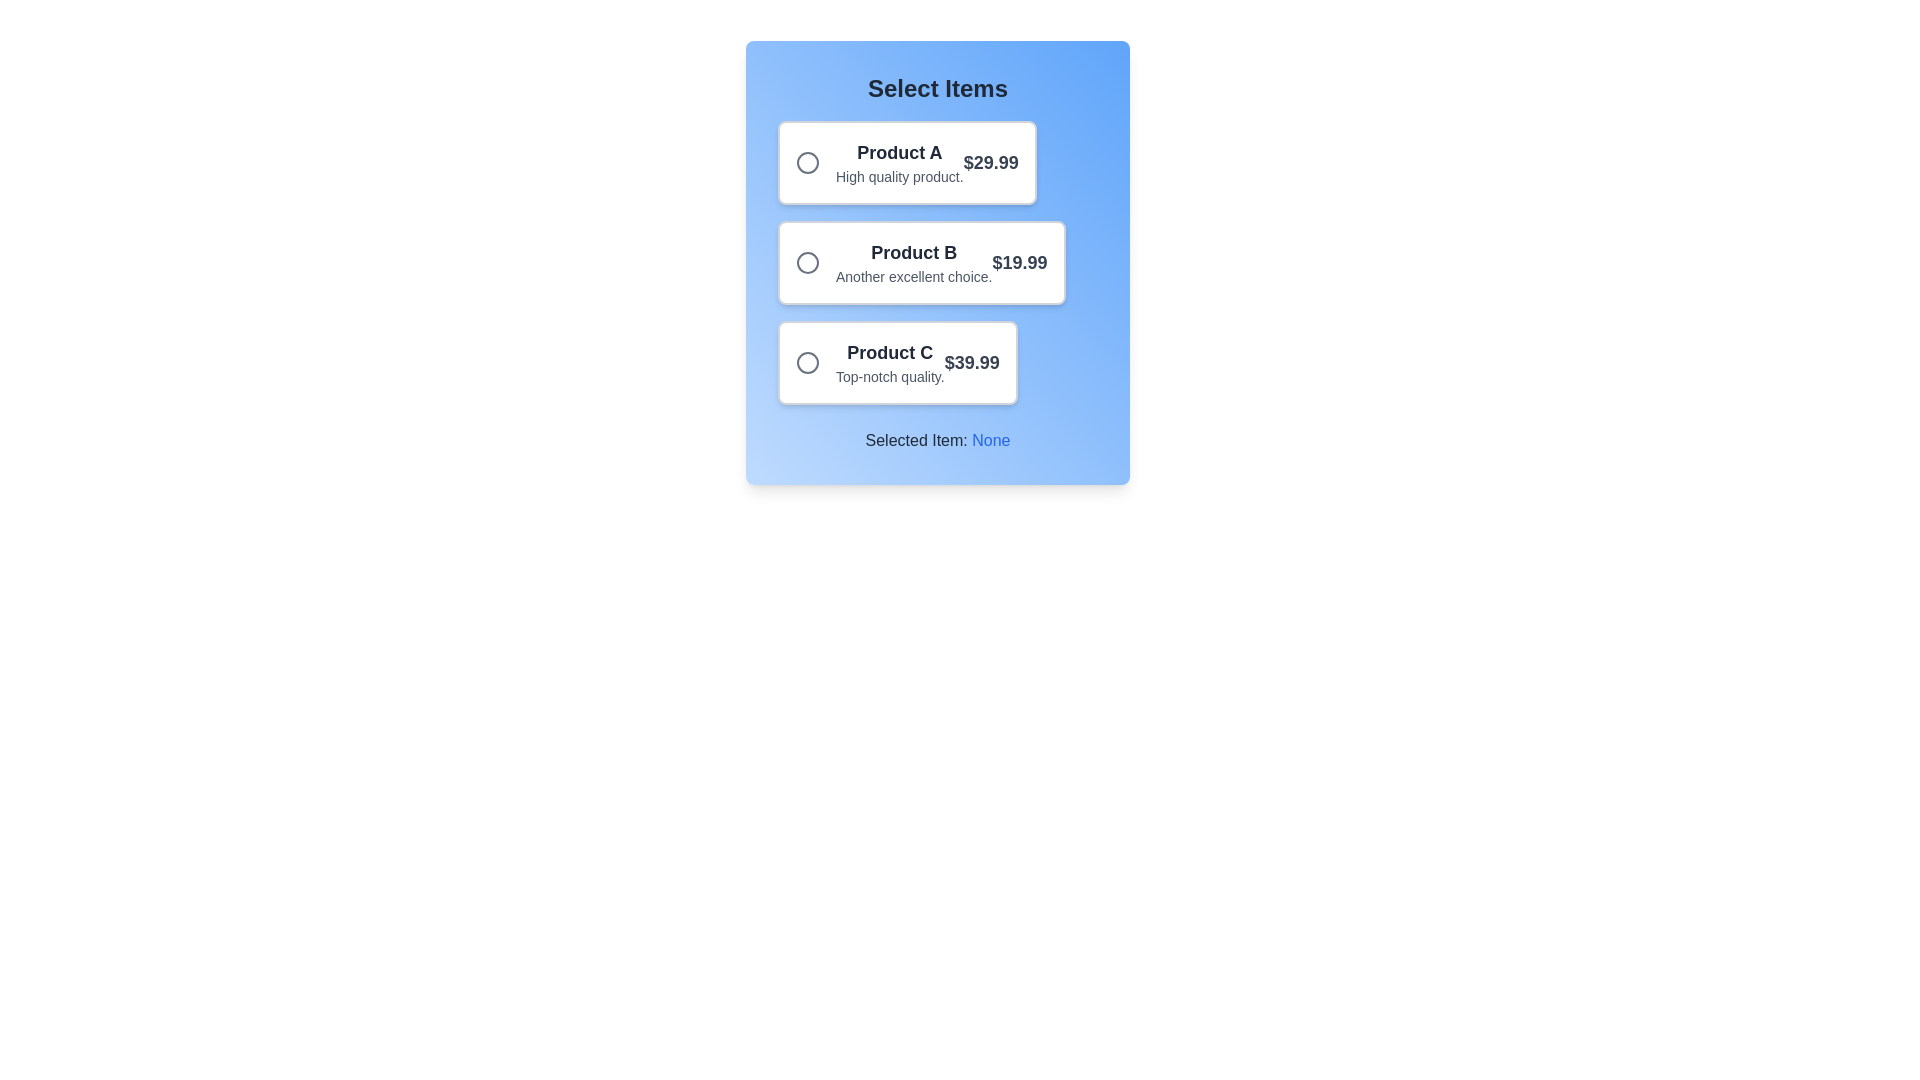 The width and height of the screenshot is (1920, 1080). I want to click on the 'Select Items' text label located at the top-center of the blue card section, which is styled in a bold, large font with dark gray color, so click(936, 87).